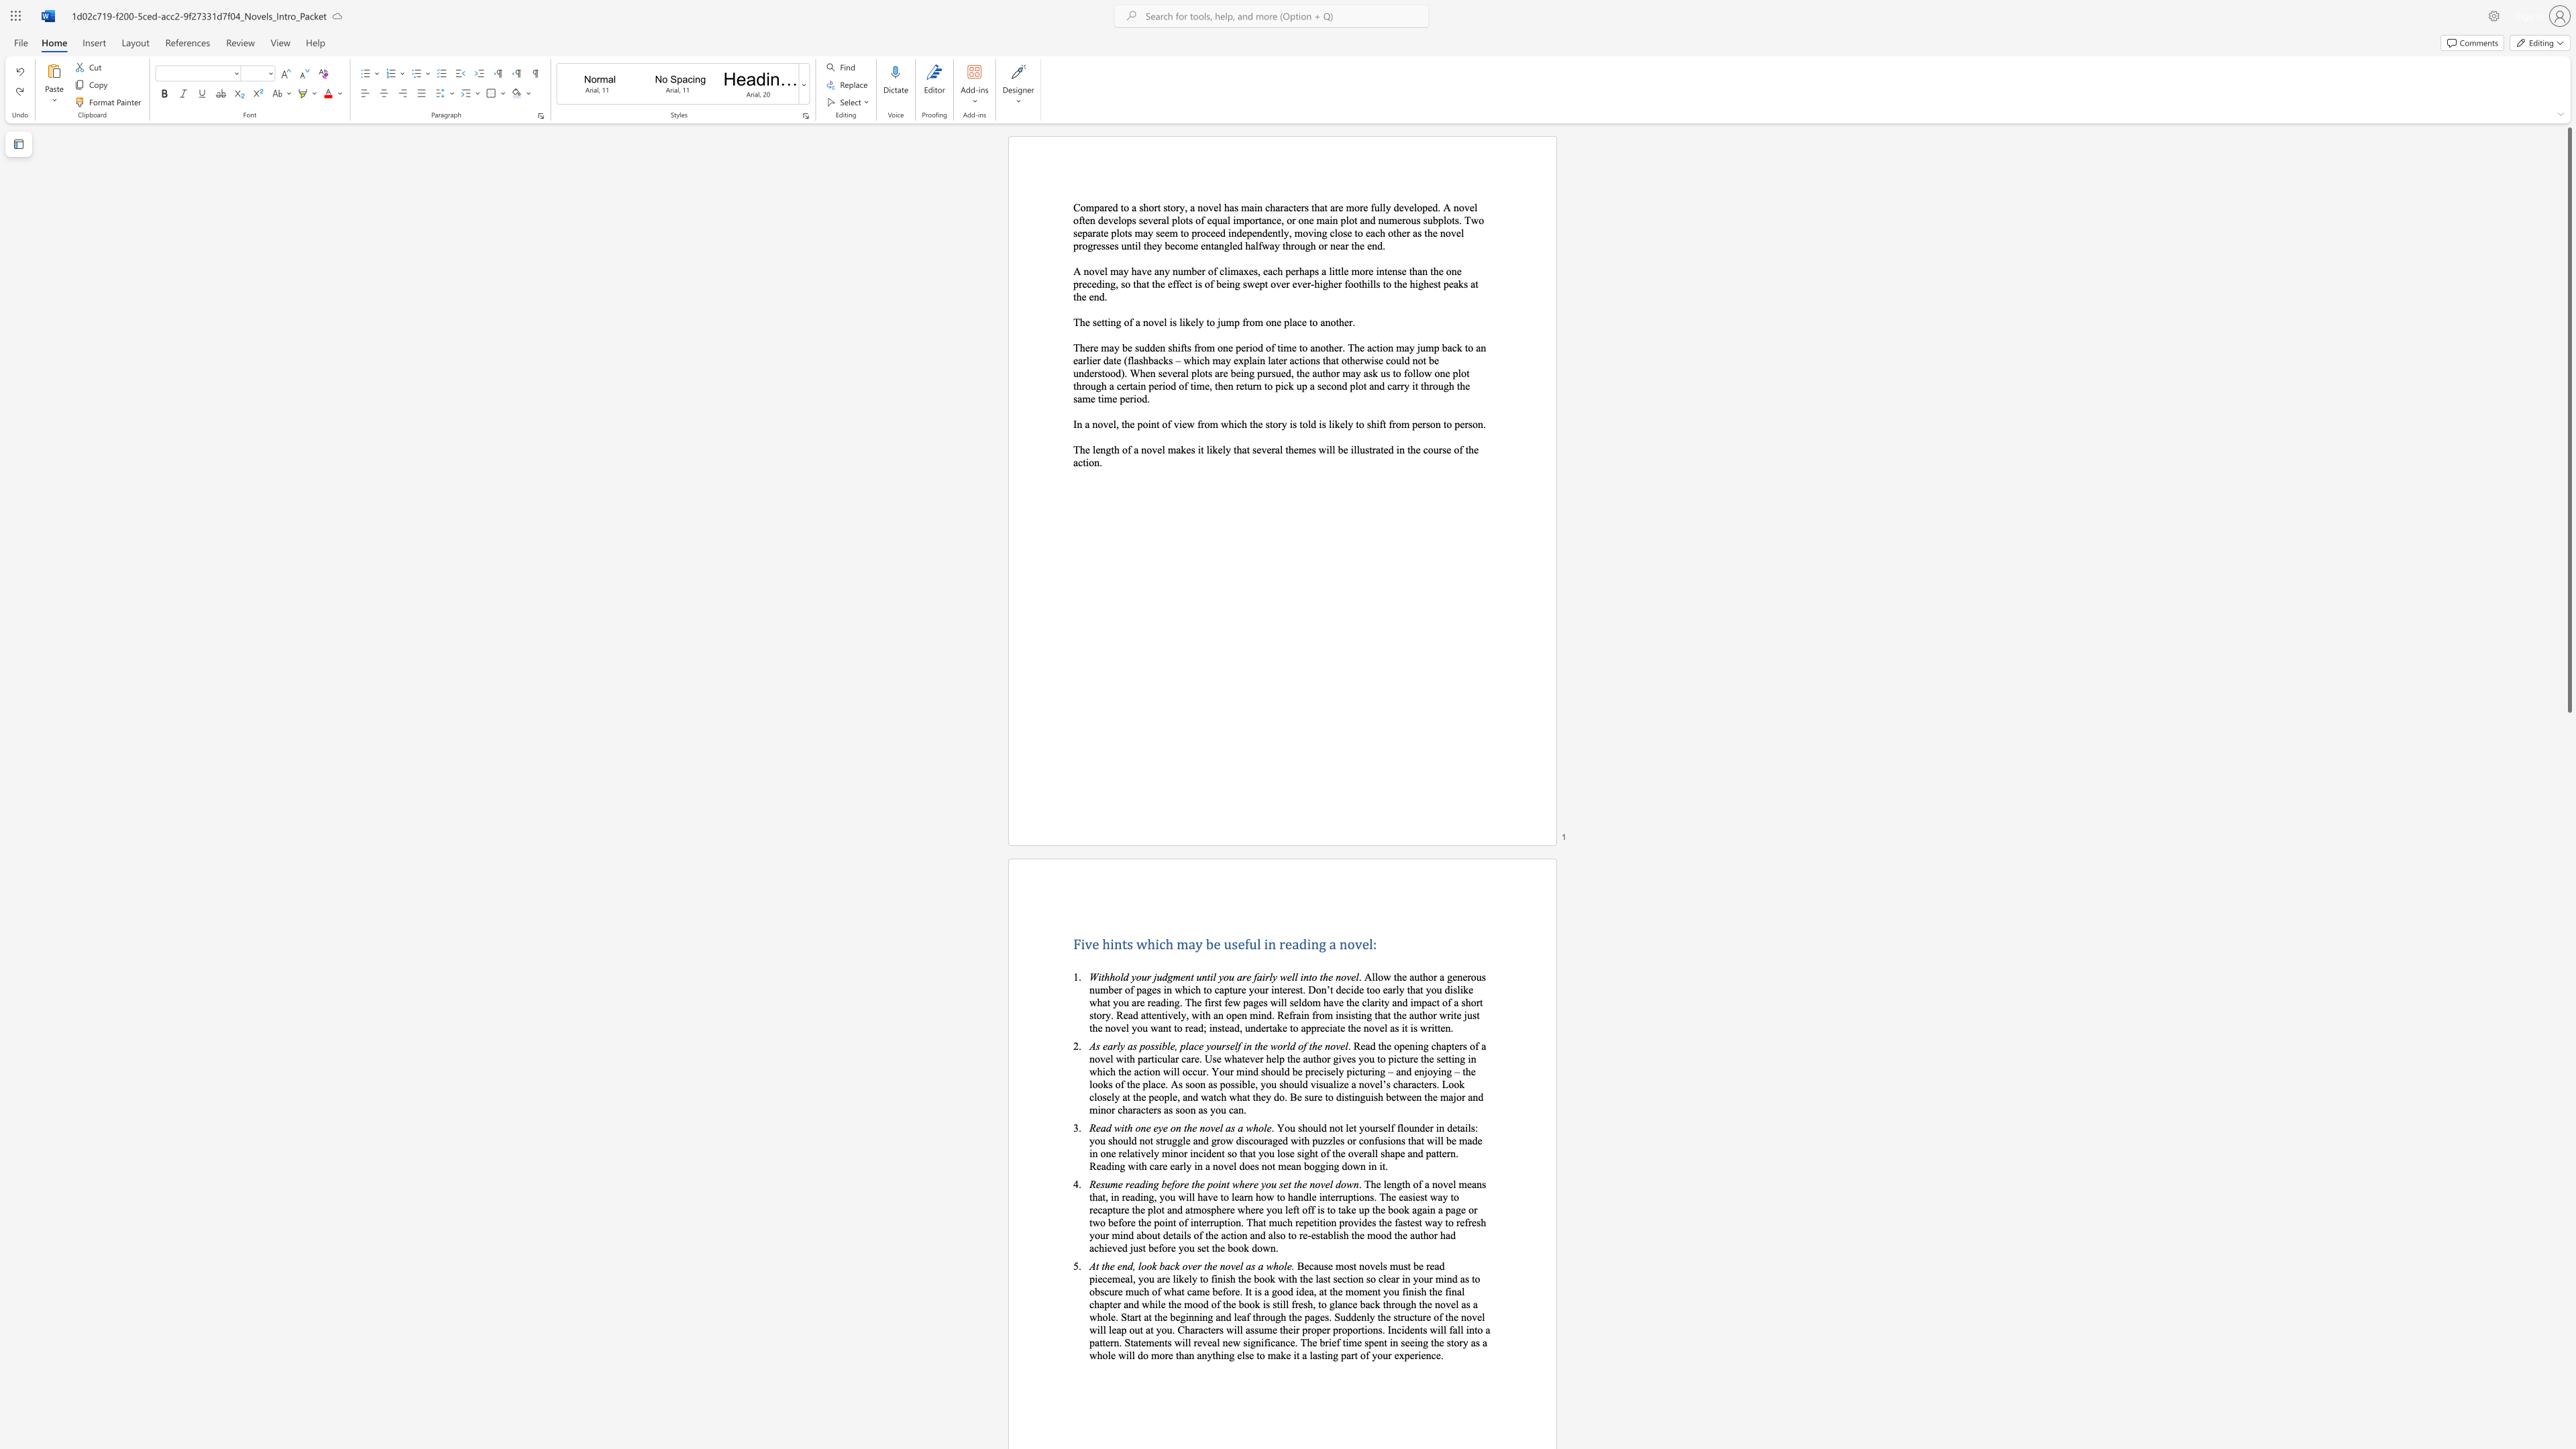 This screenshot has height=1449, width=2576. I want to click on the subset text "ber of climaxes, each perhaps a little more intense than t" within the text "A novel may have any number of climaxes, each perhaps a little more intense than the one preceding, so that the effect is of being swept over ever-higher foothills to the highest peaks at the end.", so click(1191, 271).